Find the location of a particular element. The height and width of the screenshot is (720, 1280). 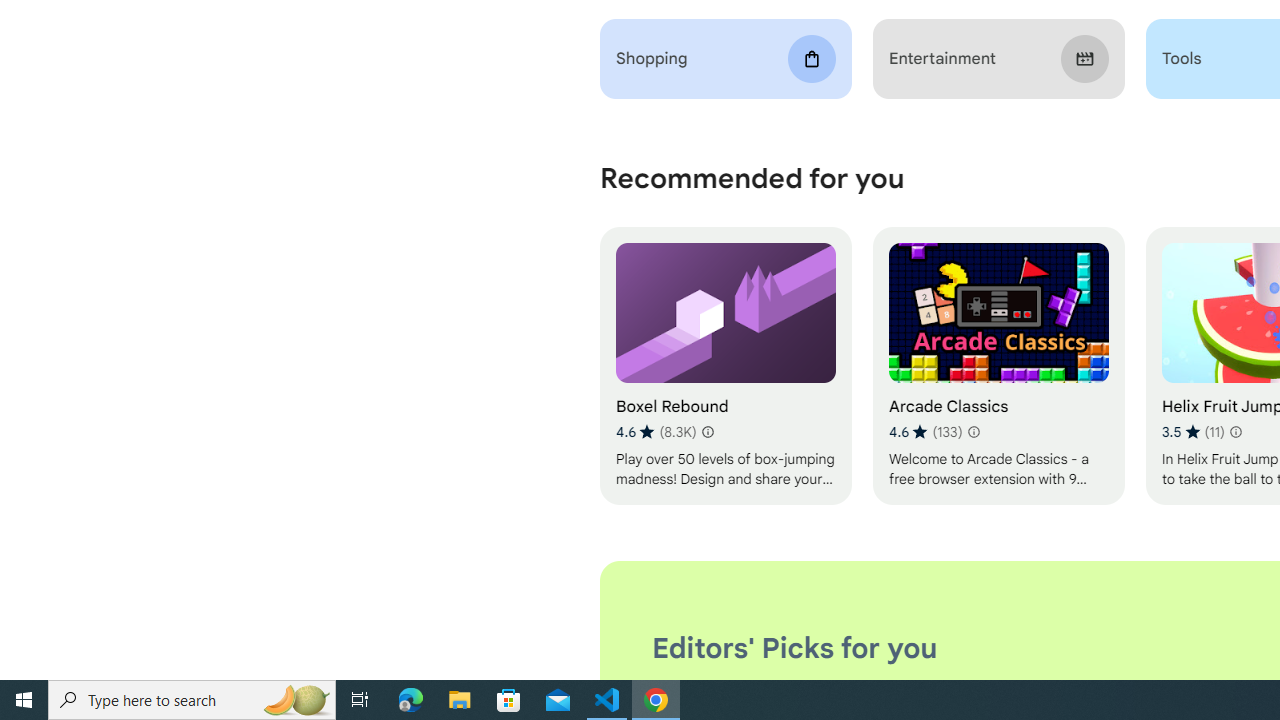

'Learn more about results and reviews "Boxel Rebound"' is located at coordinates (707, 431).